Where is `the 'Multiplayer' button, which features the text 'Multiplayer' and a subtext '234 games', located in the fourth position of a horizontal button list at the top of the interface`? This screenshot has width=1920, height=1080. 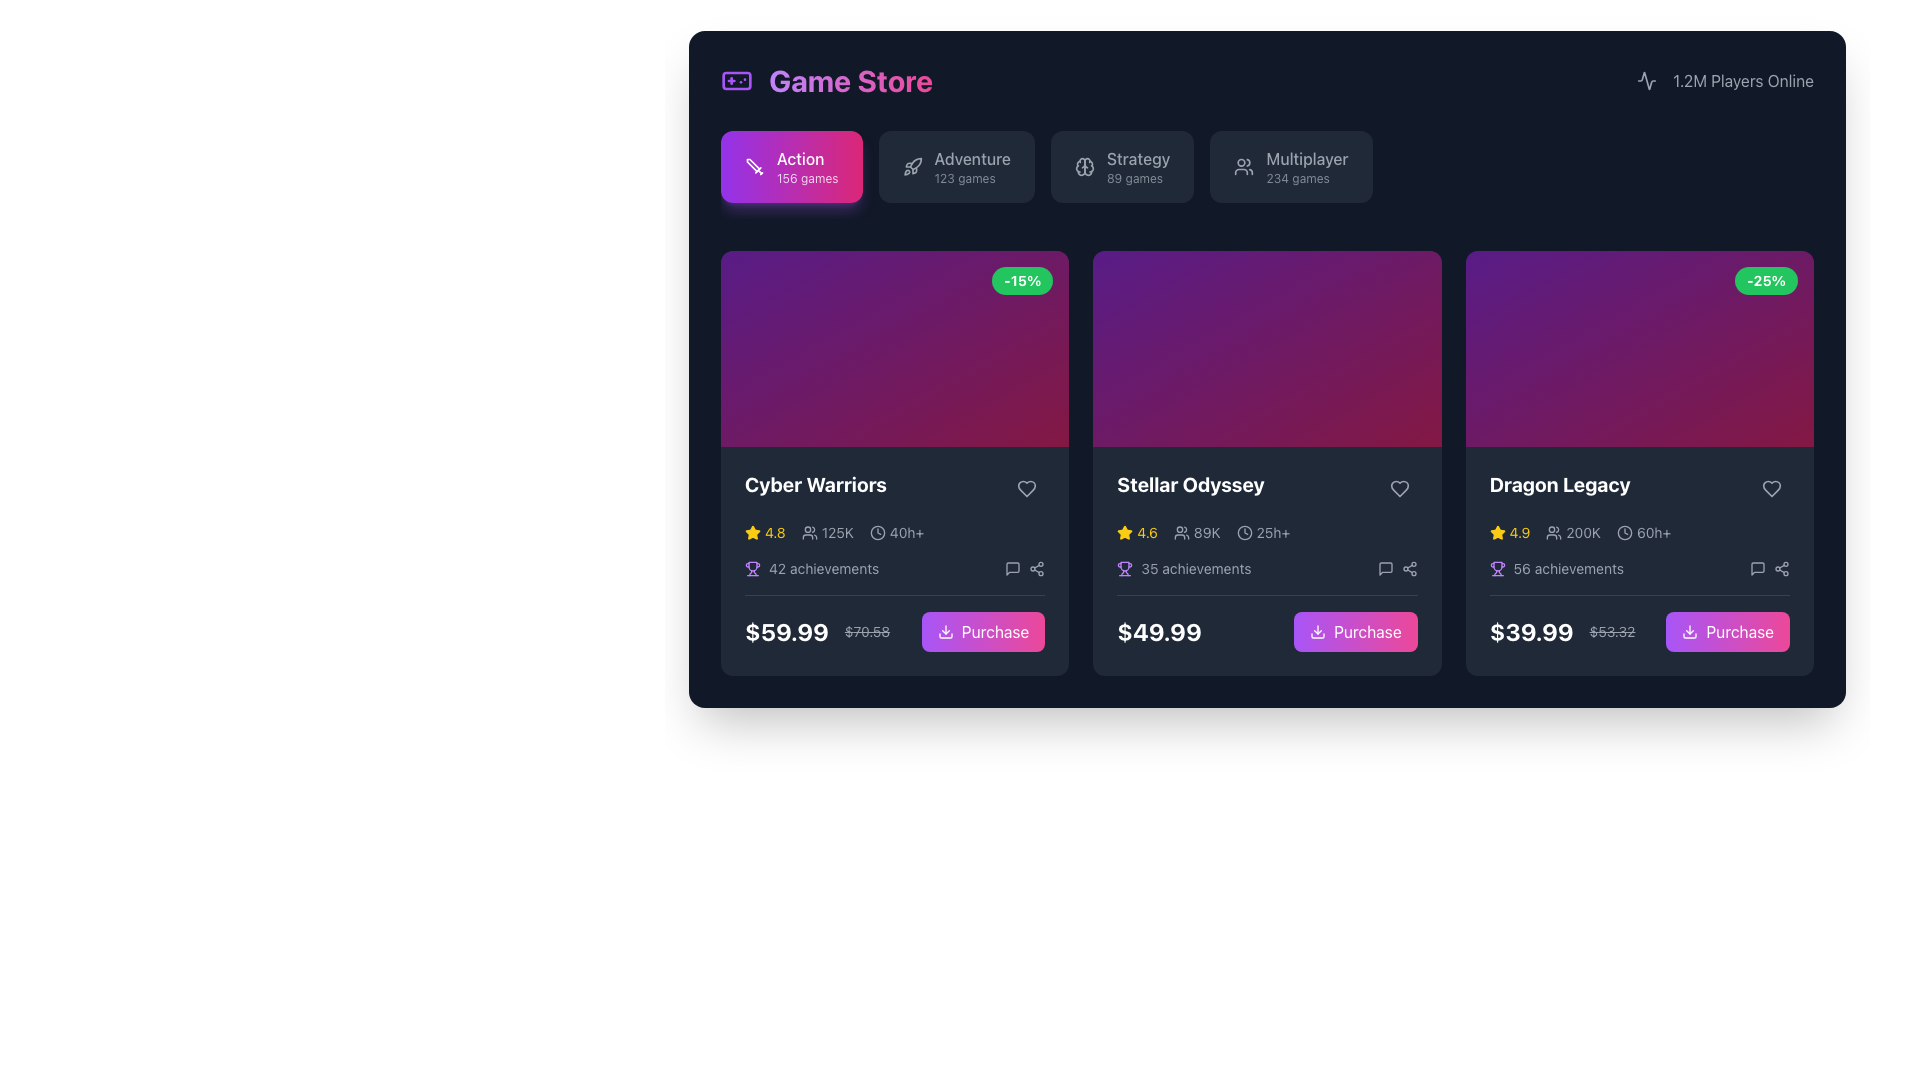
the 'Multiplayer' button, which features the text 'Multiplayer' and a subtext '234 games', located in the fourth position of a horizontal button list at the top of the interface is located at coordinates (1291, 165).